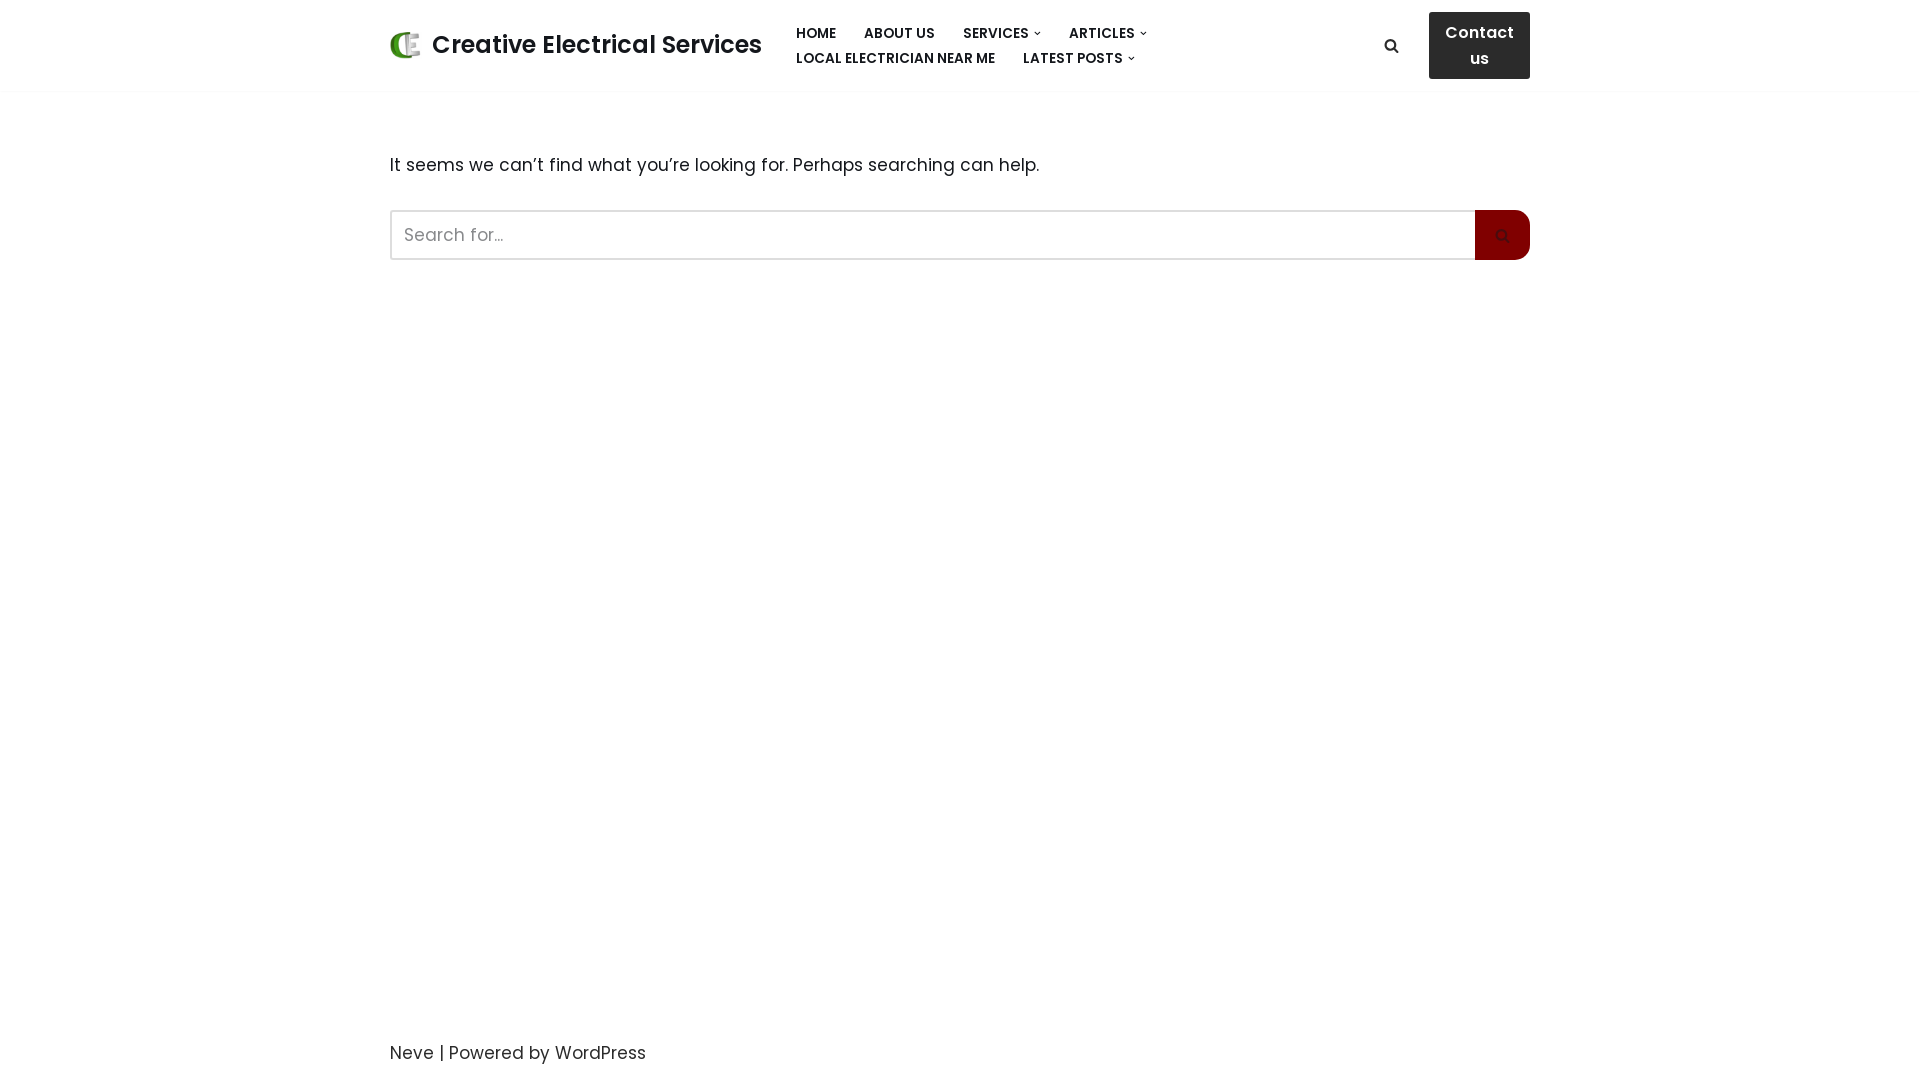 This screenshot has width=1920, height=1080. I want to click on 'Skip to content', so click(14, 42).